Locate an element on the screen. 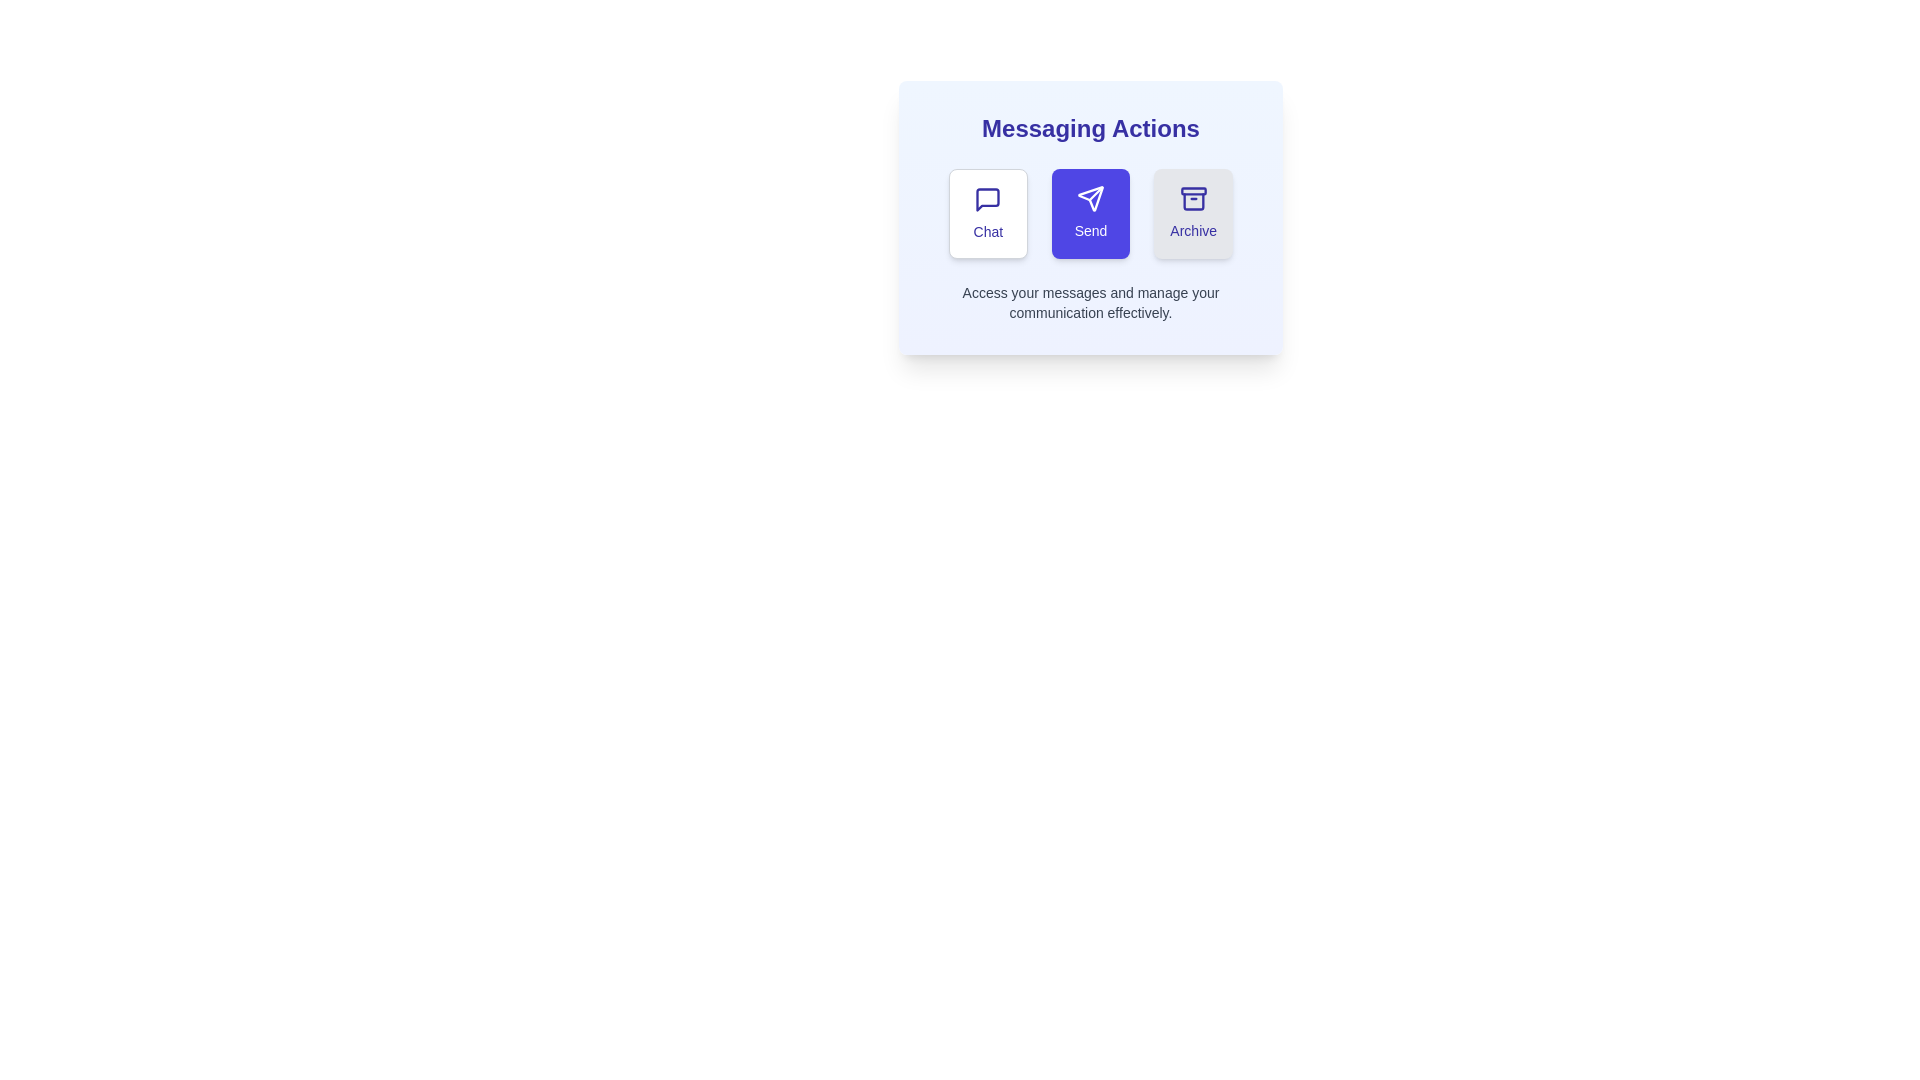 The image size is (1920, 1080). text label that describes the 'Archive' button, which is located at the bottom of a rectangular button structure aligned with a storage bin icon is located at coordinates (1193, 230).